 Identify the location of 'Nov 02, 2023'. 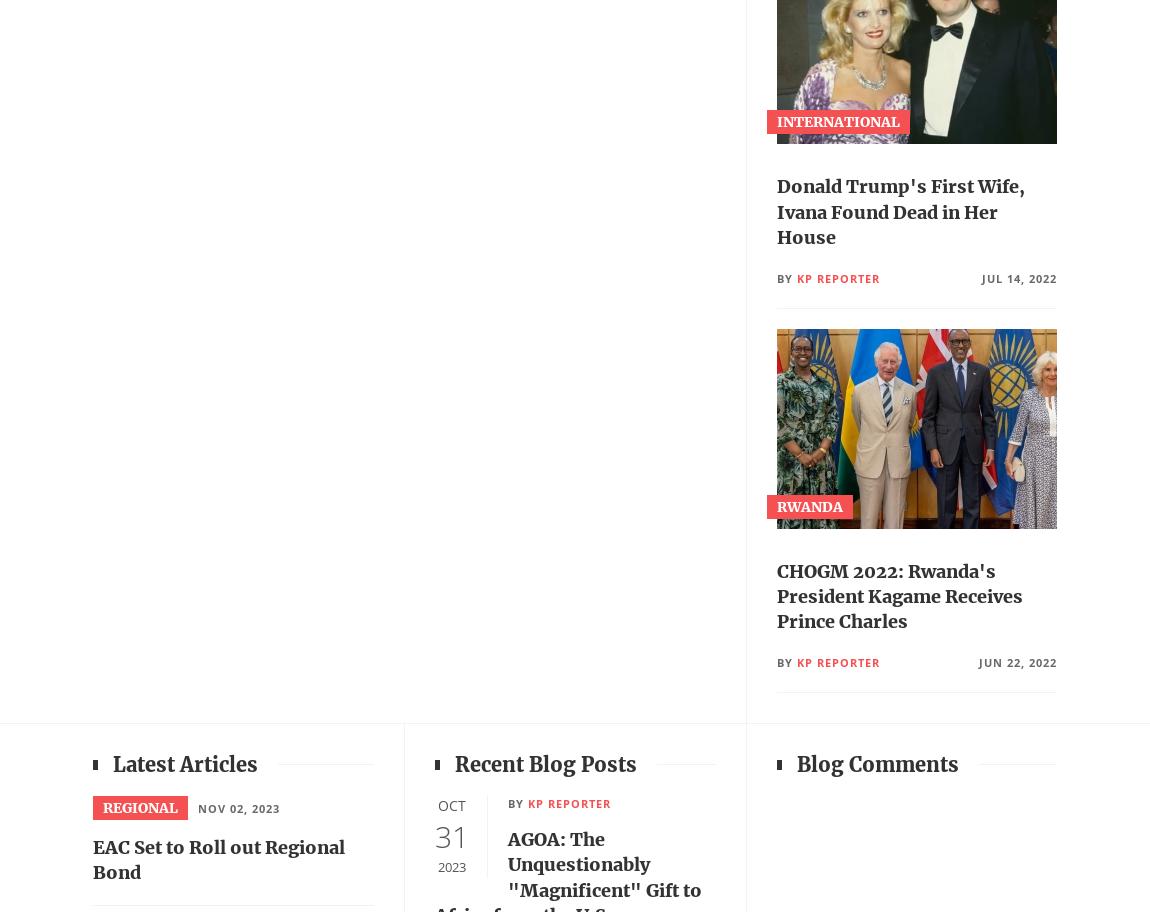
(197, 806).